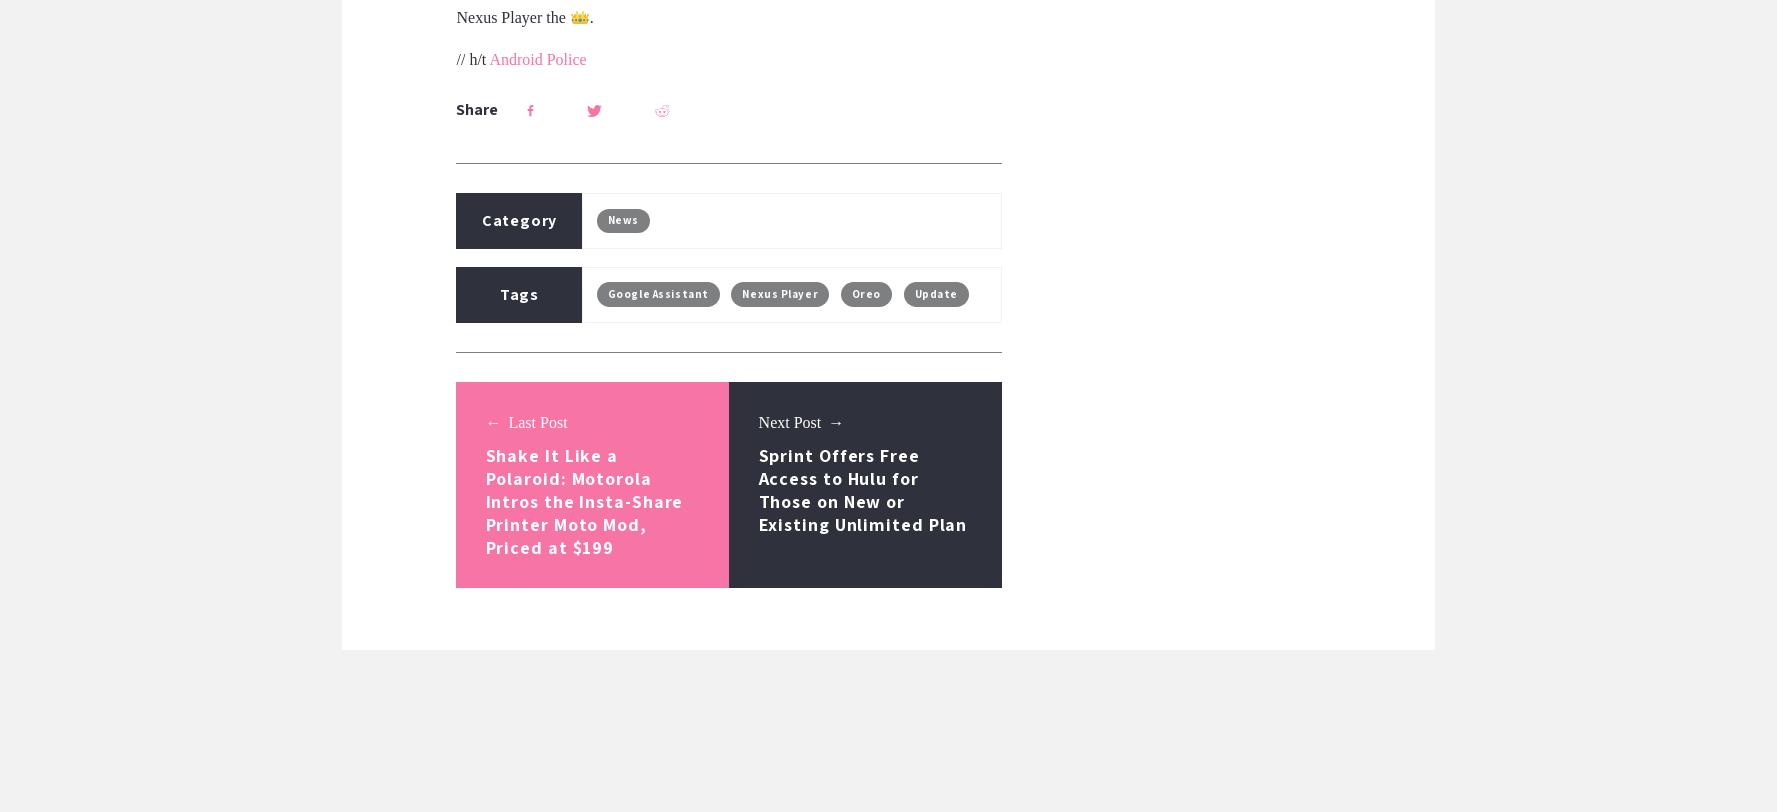 This screenshot has width=1777, height=812. Describe the element at coordinates (475, 108) in the screenshot. I see `'Share'` at that location.